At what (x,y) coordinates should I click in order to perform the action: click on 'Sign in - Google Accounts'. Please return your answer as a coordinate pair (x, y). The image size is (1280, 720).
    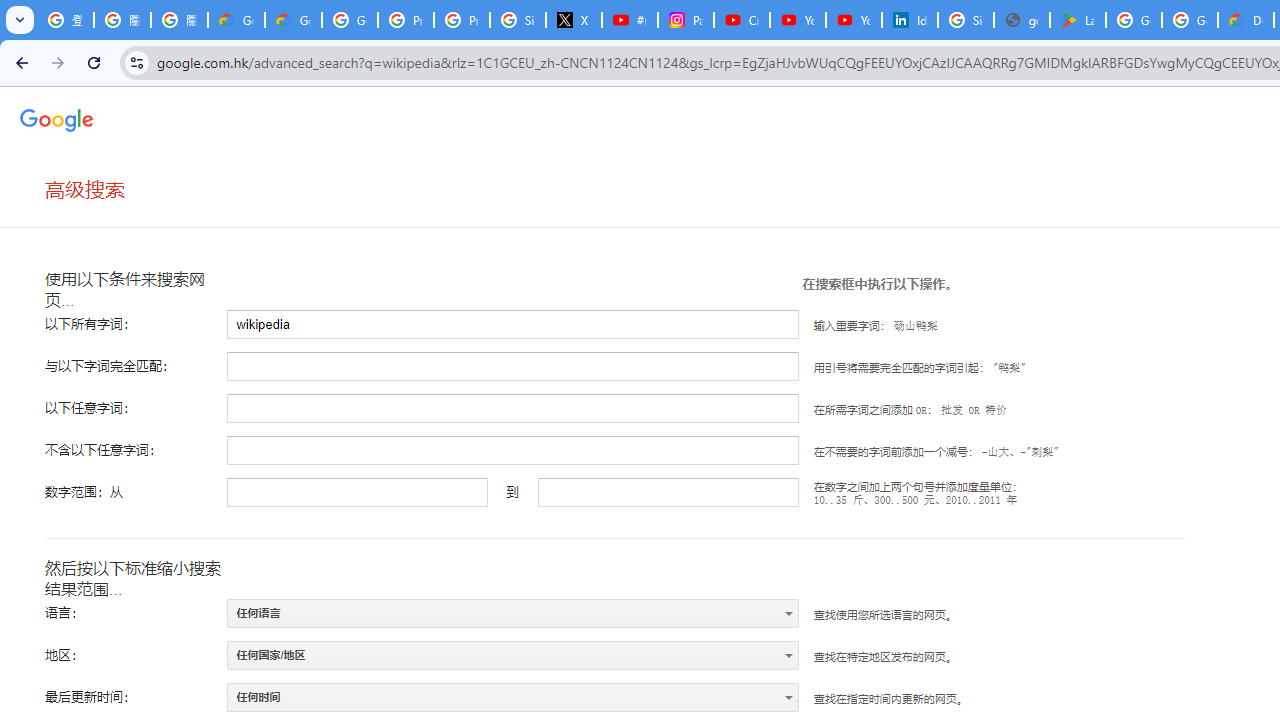
    Looking at the image, I should click on (966, 20).